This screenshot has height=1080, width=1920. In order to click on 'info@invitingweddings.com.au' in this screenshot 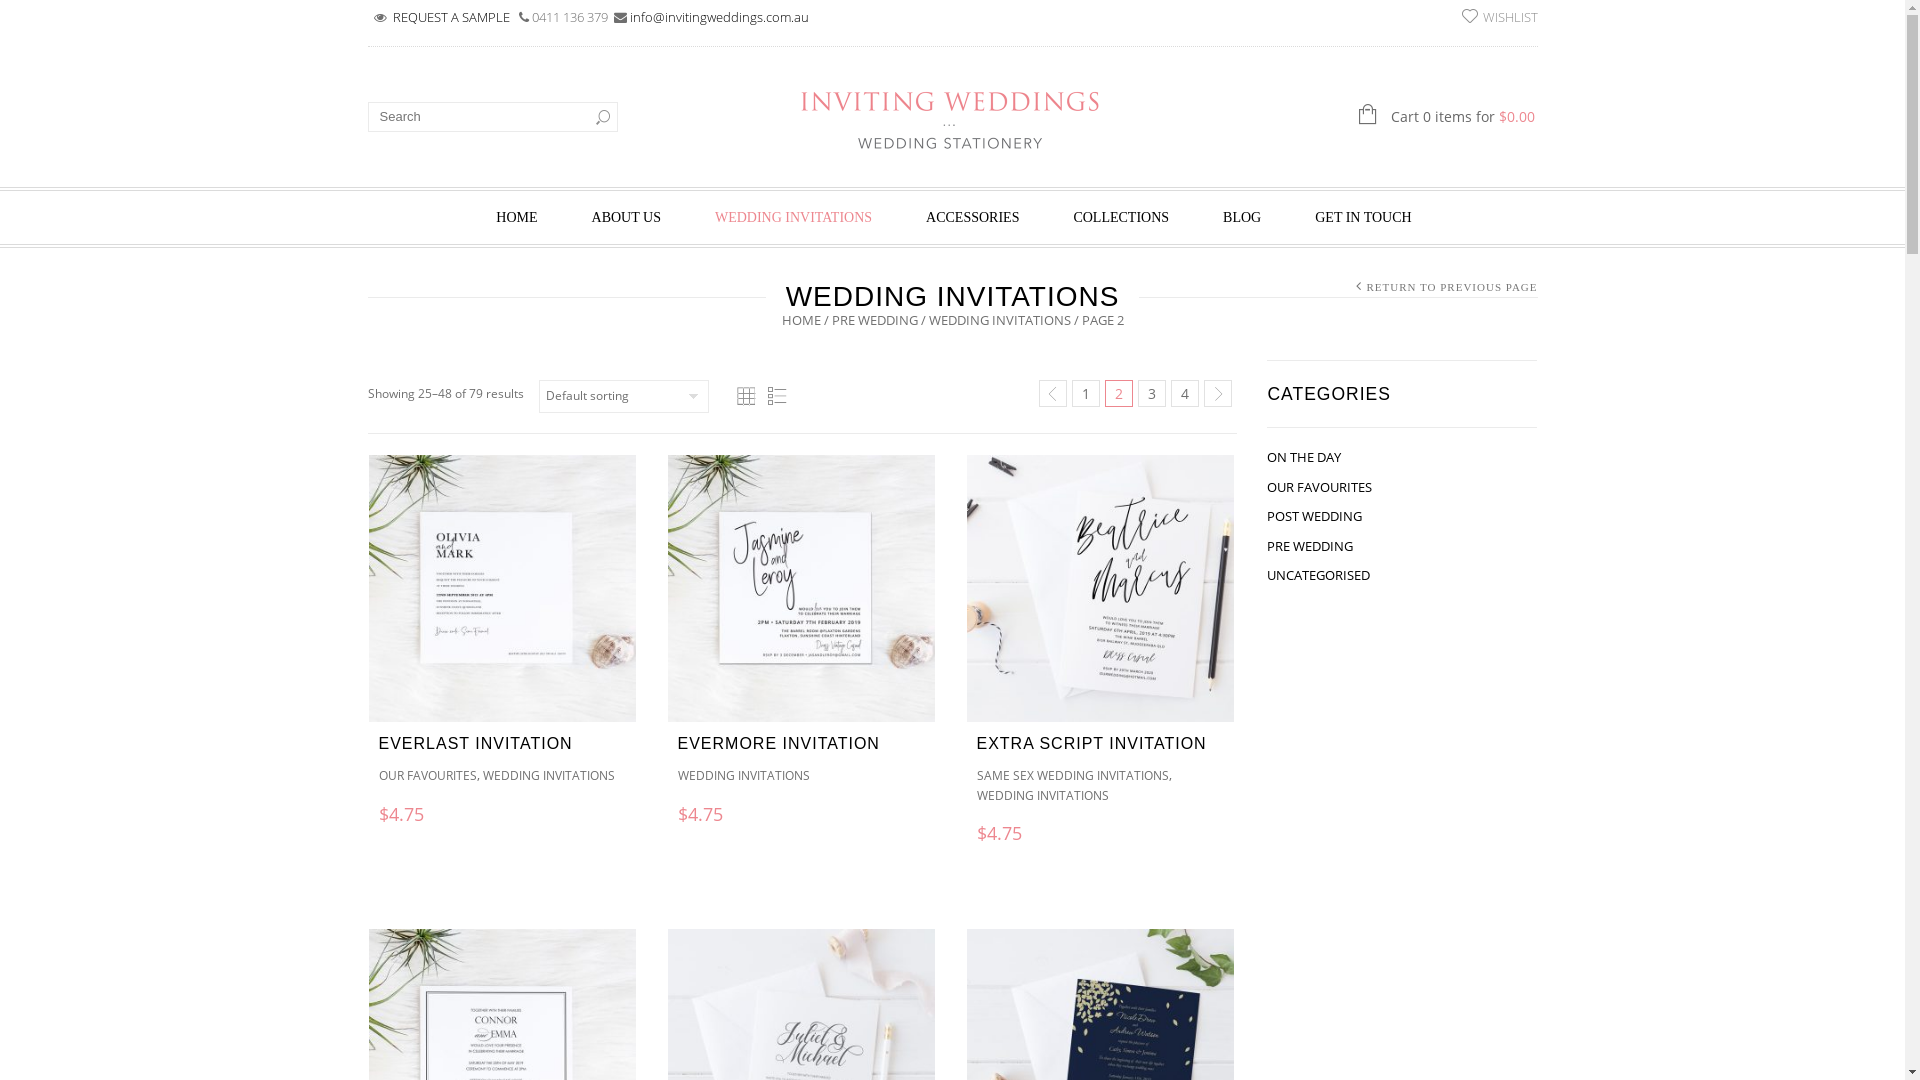, I will do `click(719, 16)`.